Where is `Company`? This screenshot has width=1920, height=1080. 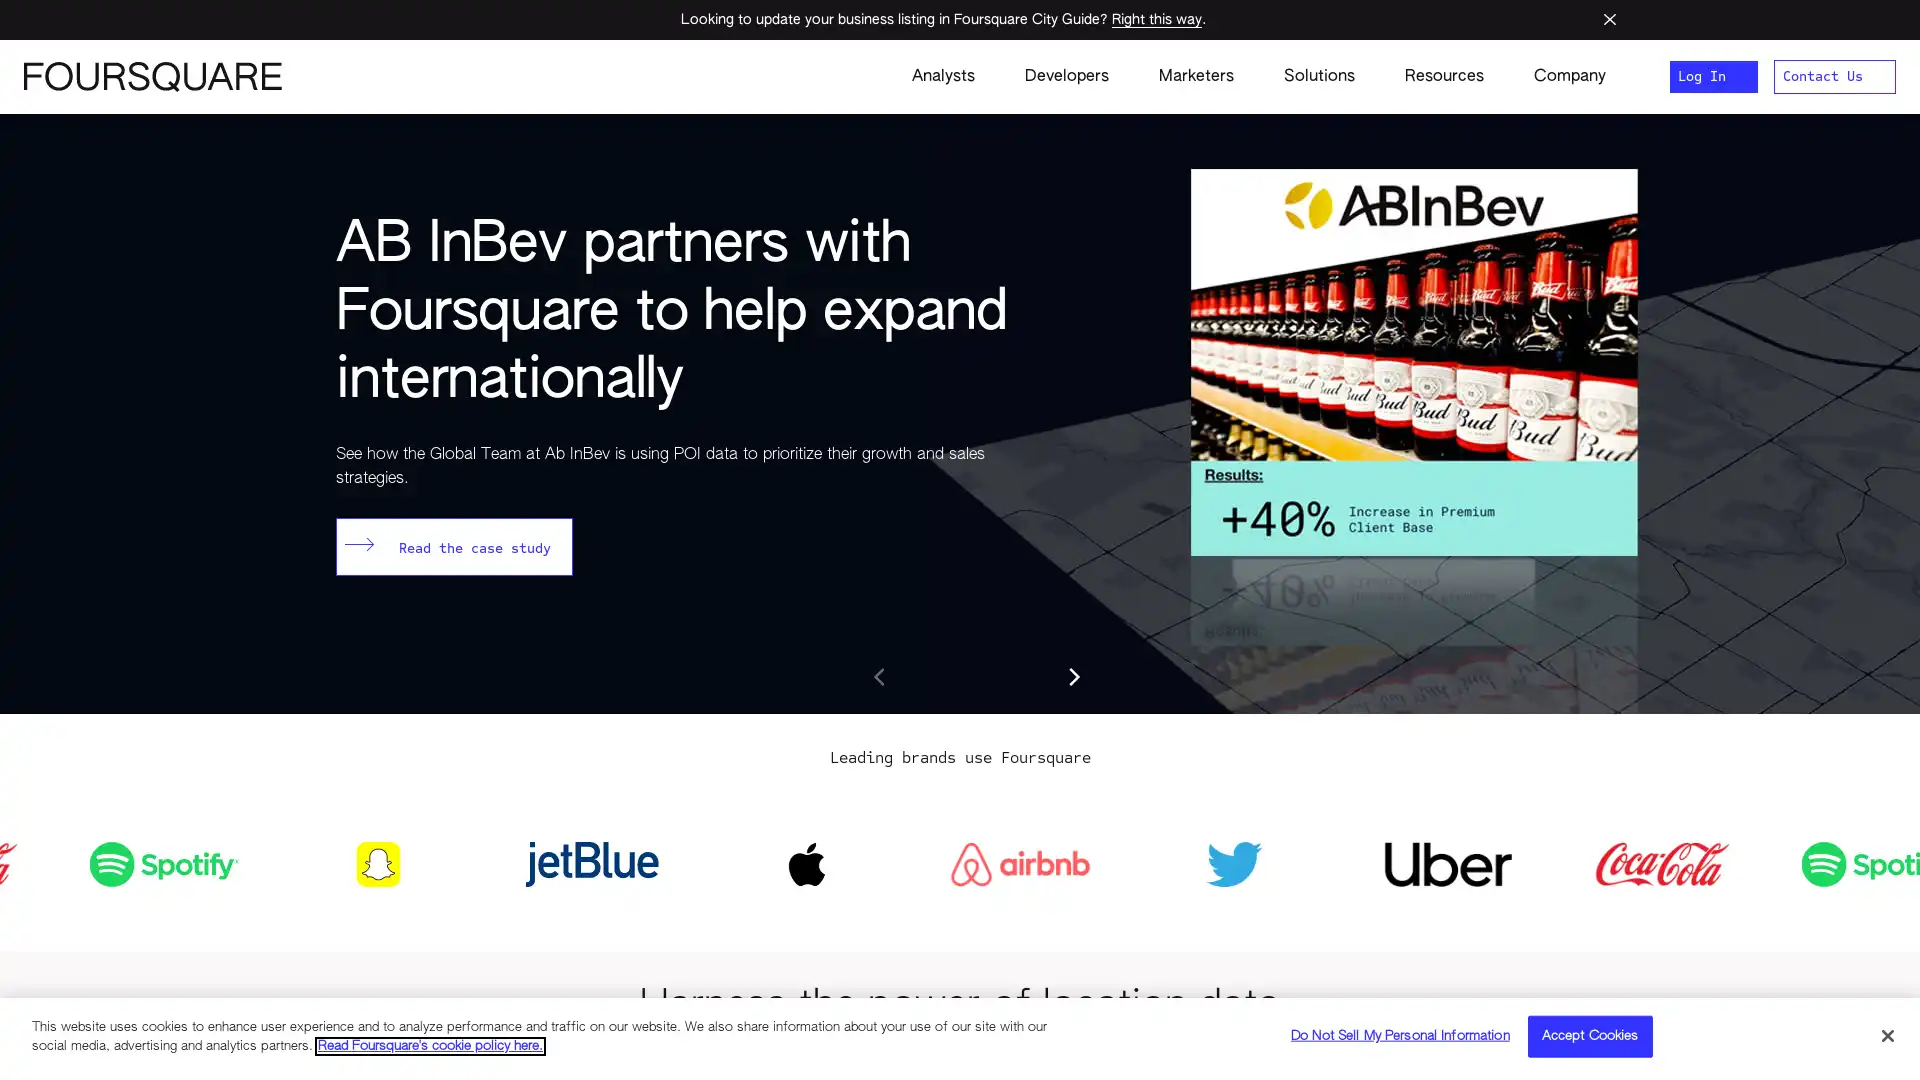
Company is located at coordinates (1556, 76).